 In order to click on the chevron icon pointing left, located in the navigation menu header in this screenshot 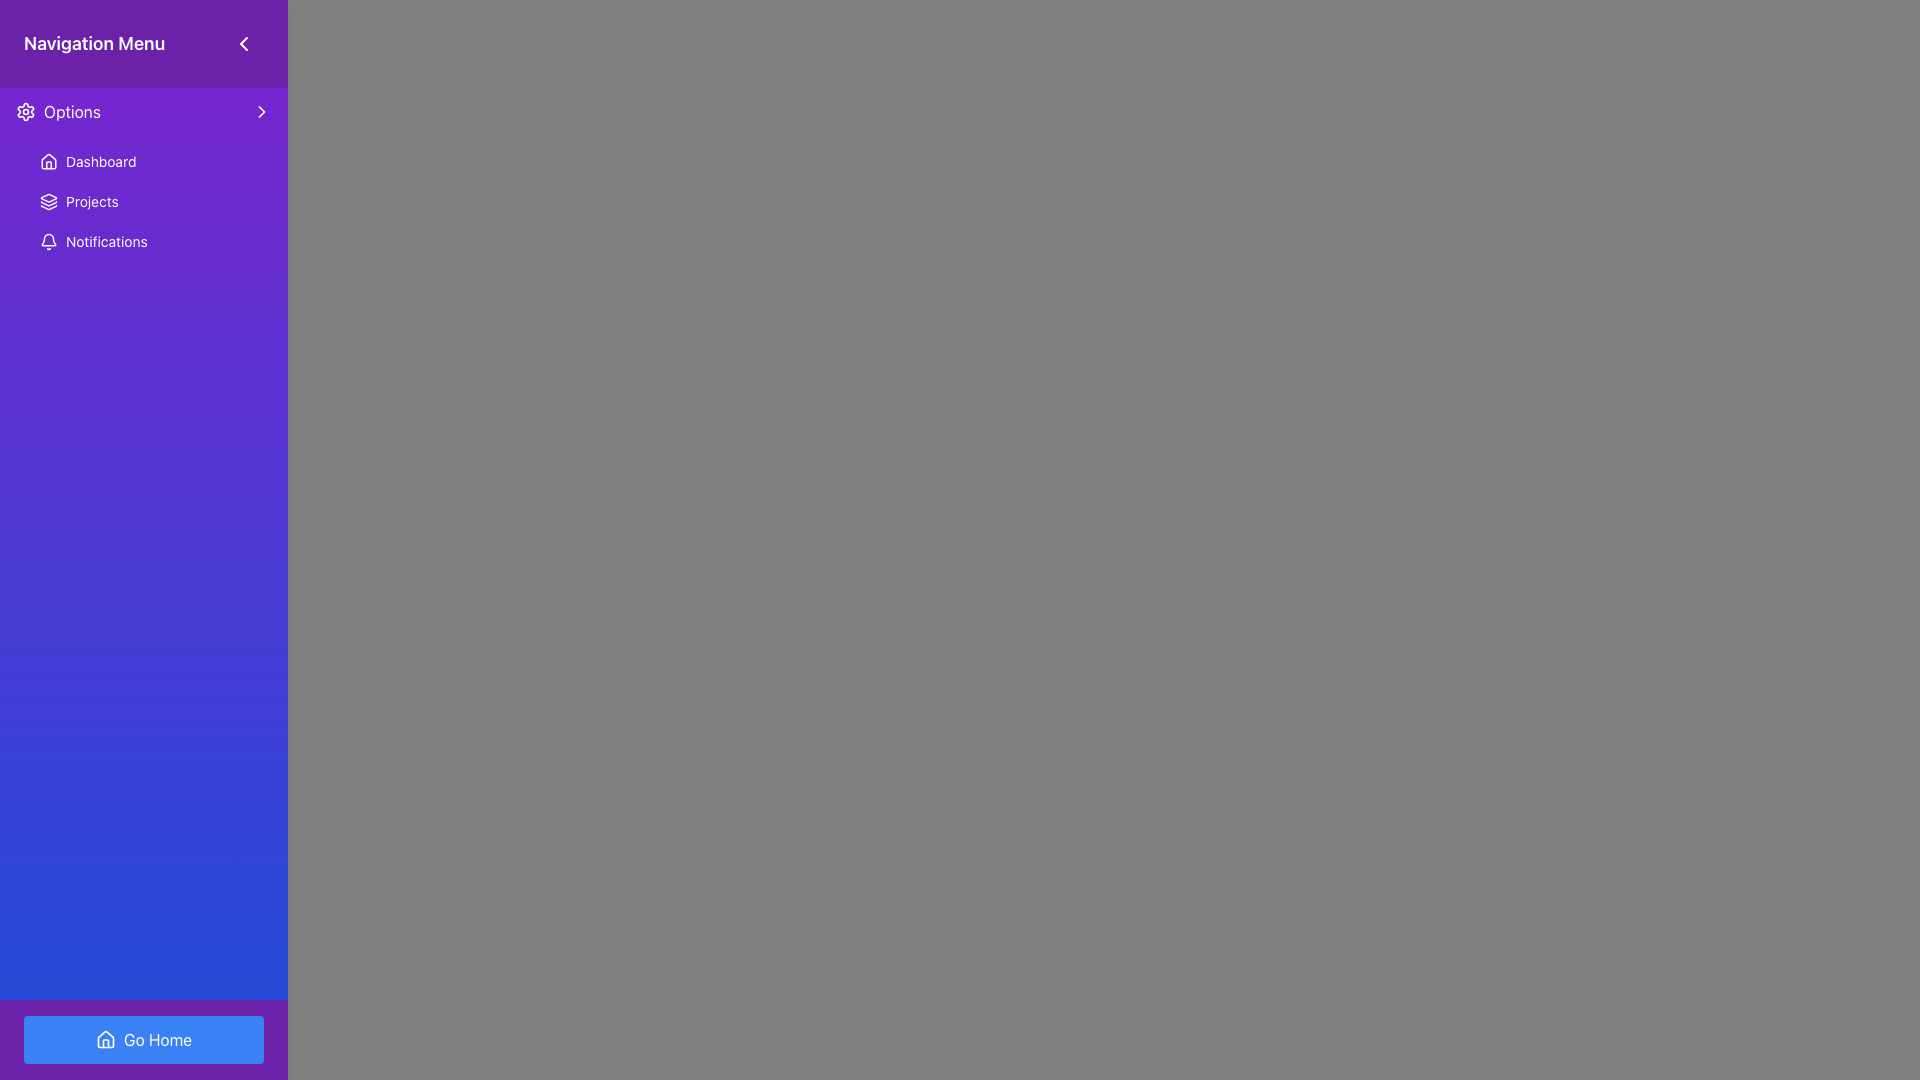, I will do `click(243, 43)`.